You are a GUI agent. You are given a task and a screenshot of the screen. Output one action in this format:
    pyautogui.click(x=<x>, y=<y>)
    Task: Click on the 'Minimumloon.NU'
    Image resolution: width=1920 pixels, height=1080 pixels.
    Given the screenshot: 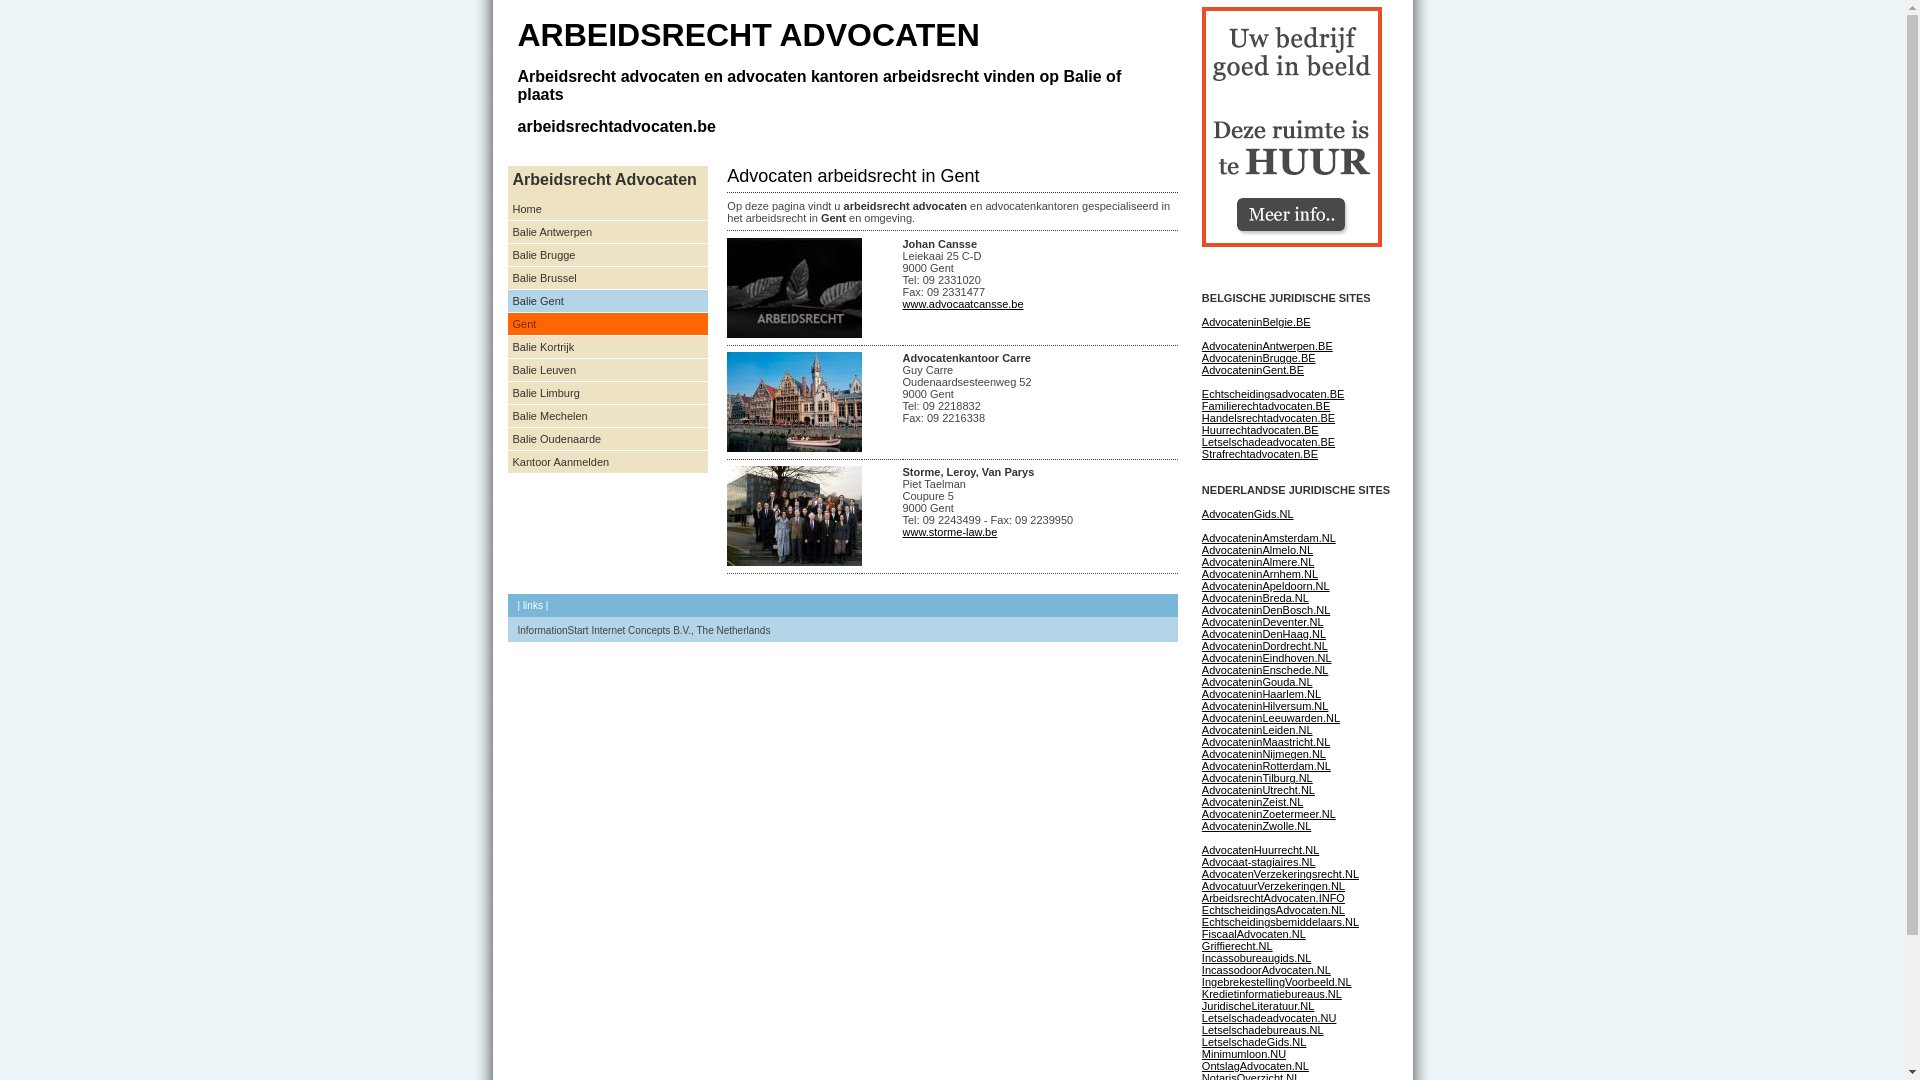 What is the action you would take?
    pyautogui.click(x=1200, y=1052)
    